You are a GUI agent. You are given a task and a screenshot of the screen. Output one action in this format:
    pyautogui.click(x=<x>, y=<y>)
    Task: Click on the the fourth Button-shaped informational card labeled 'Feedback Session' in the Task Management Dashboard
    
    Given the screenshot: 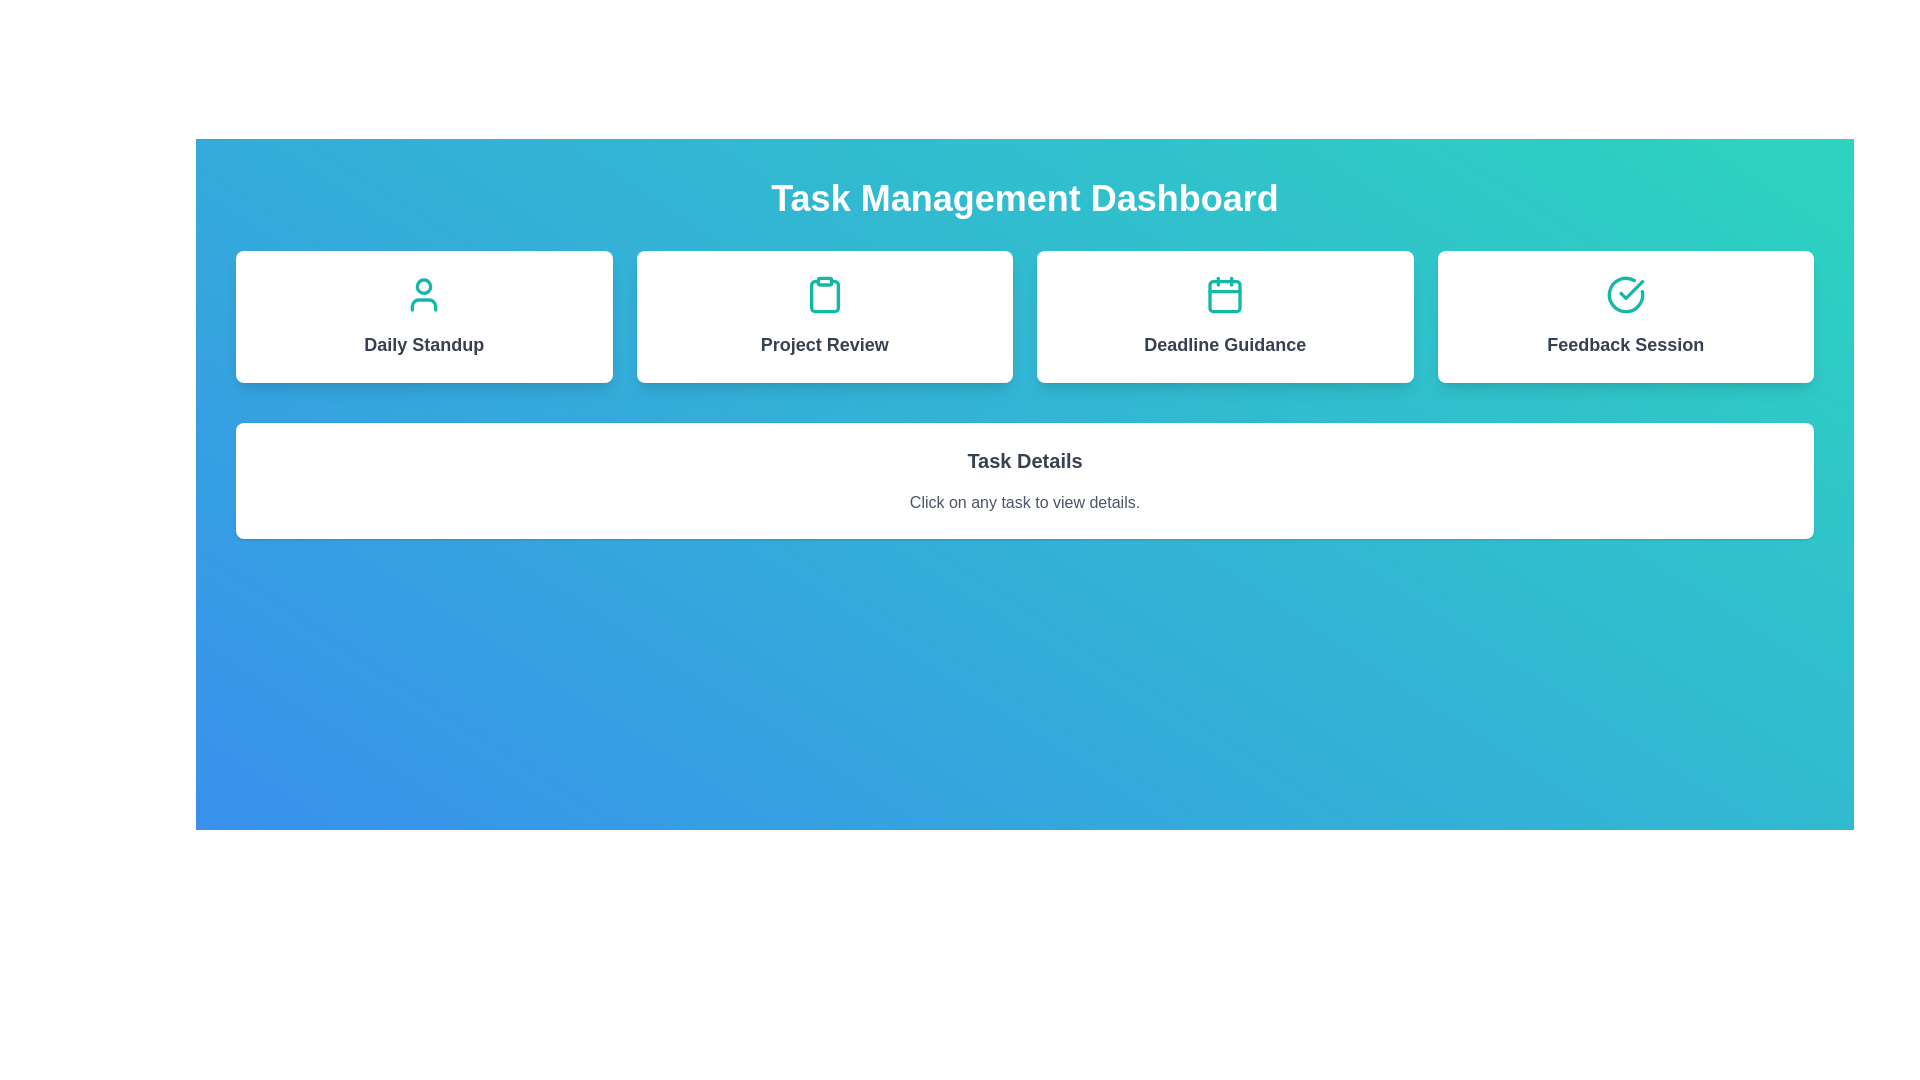 What is the action you would take?
    pyautogui.click(x=1625, y=315)
    